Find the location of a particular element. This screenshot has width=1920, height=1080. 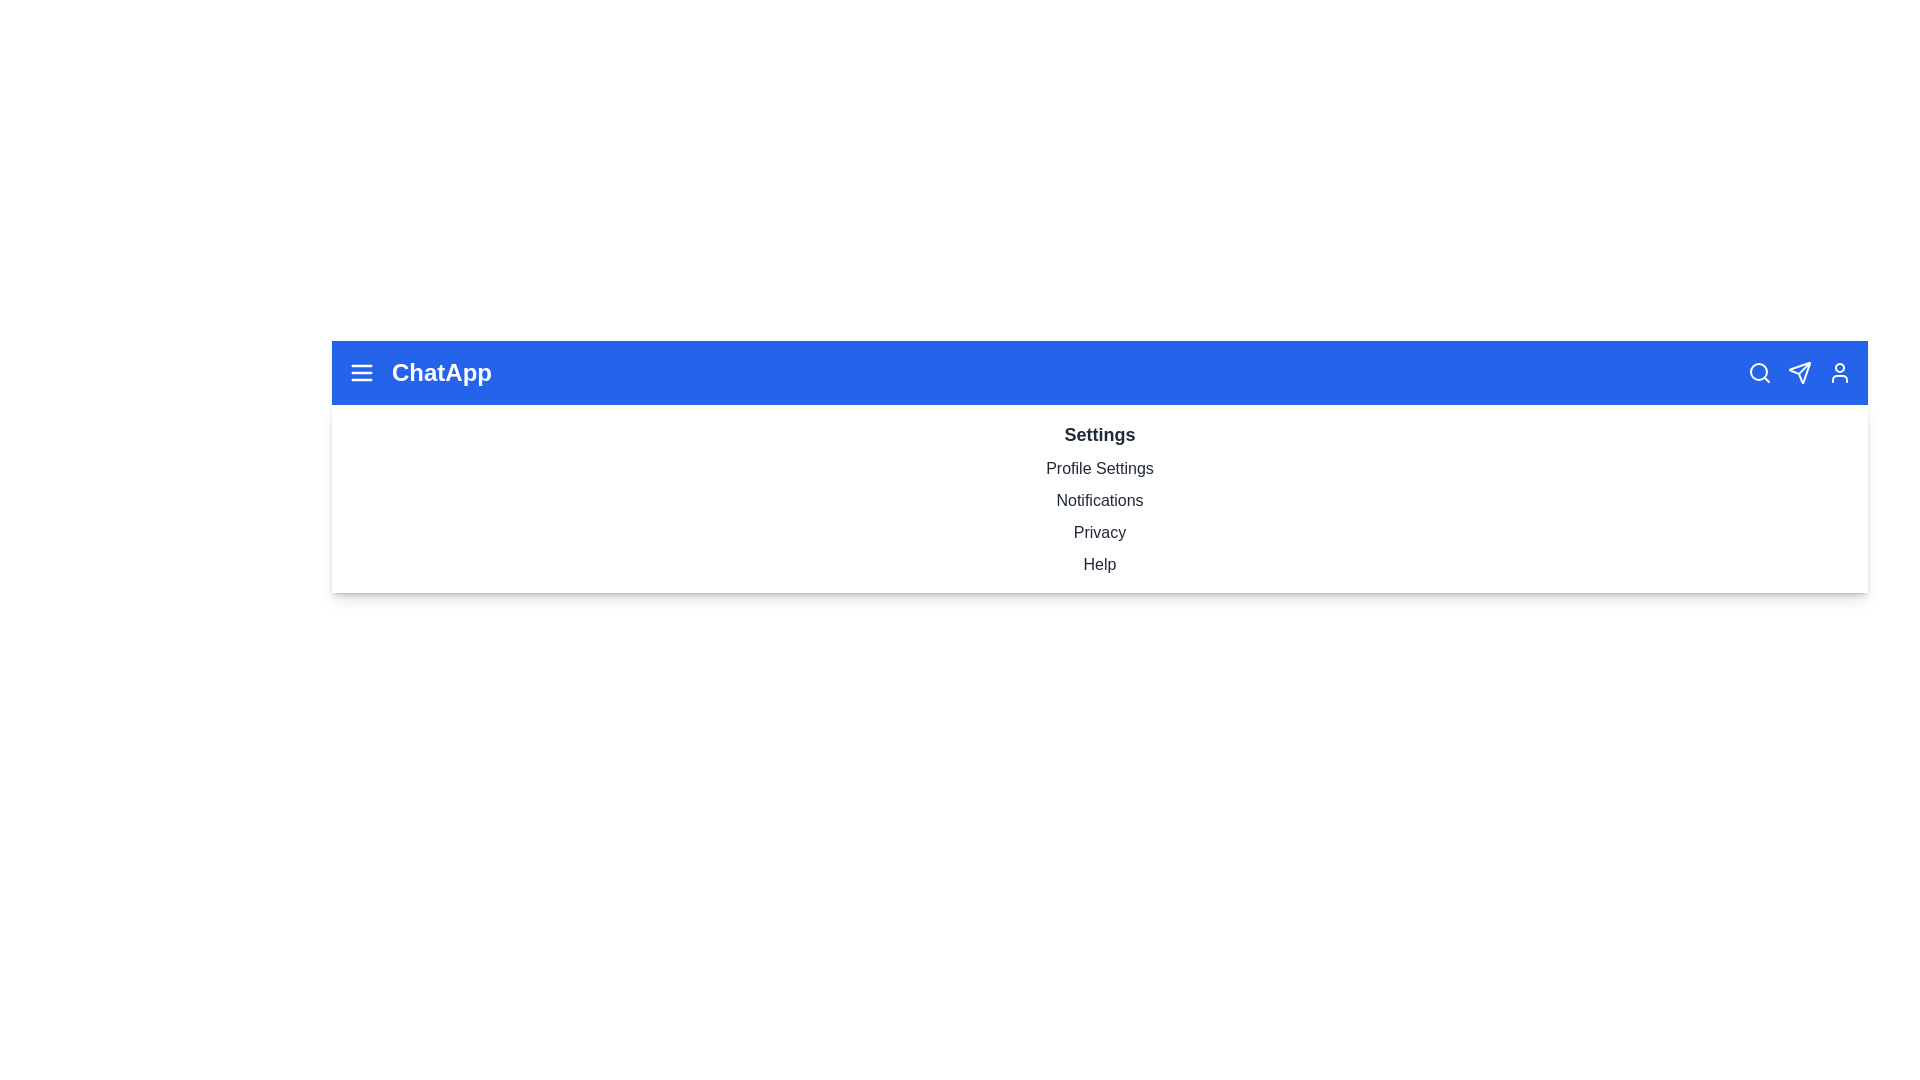

the send icon in the ChatAppBar is located at coordinates (1800, 373).